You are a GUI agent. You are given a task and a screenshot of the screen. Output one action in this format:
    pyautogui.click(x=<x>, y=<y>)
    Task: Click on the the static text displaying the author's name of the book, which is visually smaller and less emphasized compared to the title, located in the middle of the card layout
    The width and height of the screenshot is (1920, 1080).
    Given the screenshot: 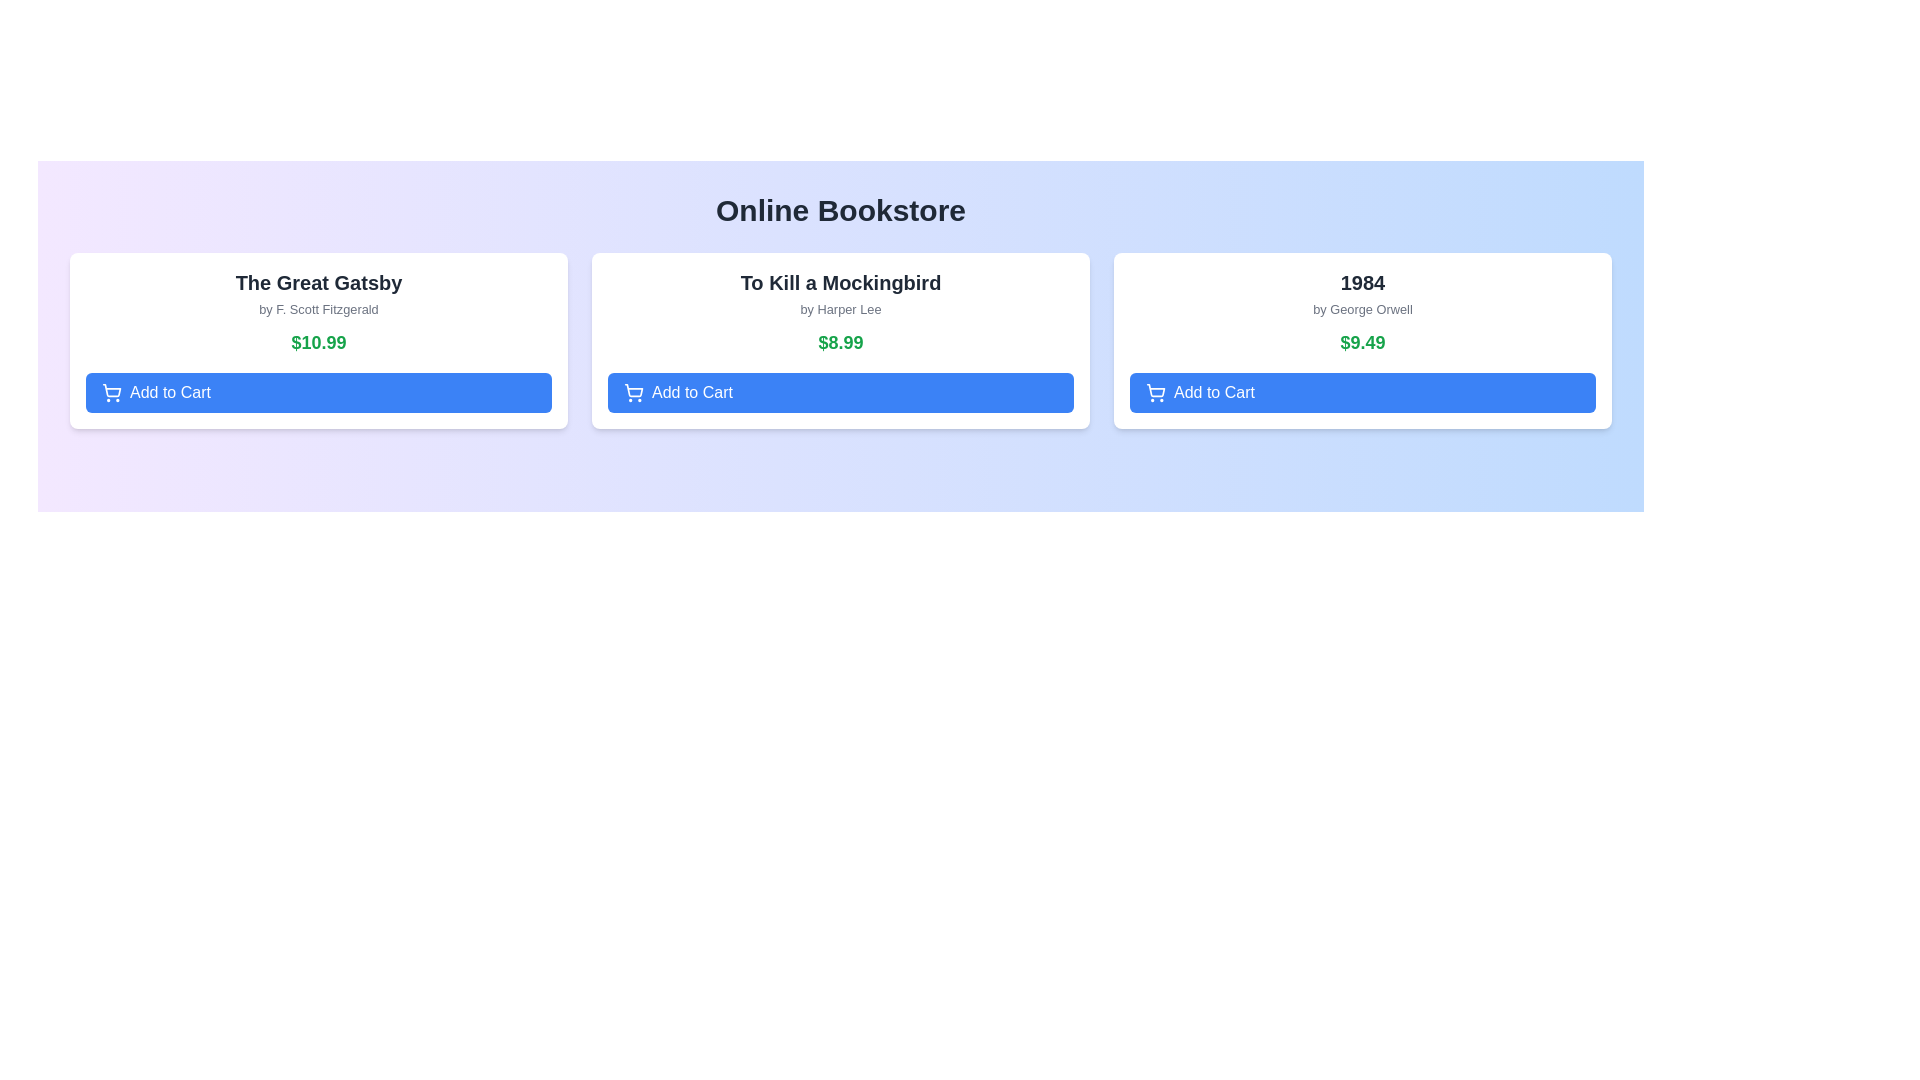 What is the action you would take?
    pyautogui.click(x=840, y=309)
    